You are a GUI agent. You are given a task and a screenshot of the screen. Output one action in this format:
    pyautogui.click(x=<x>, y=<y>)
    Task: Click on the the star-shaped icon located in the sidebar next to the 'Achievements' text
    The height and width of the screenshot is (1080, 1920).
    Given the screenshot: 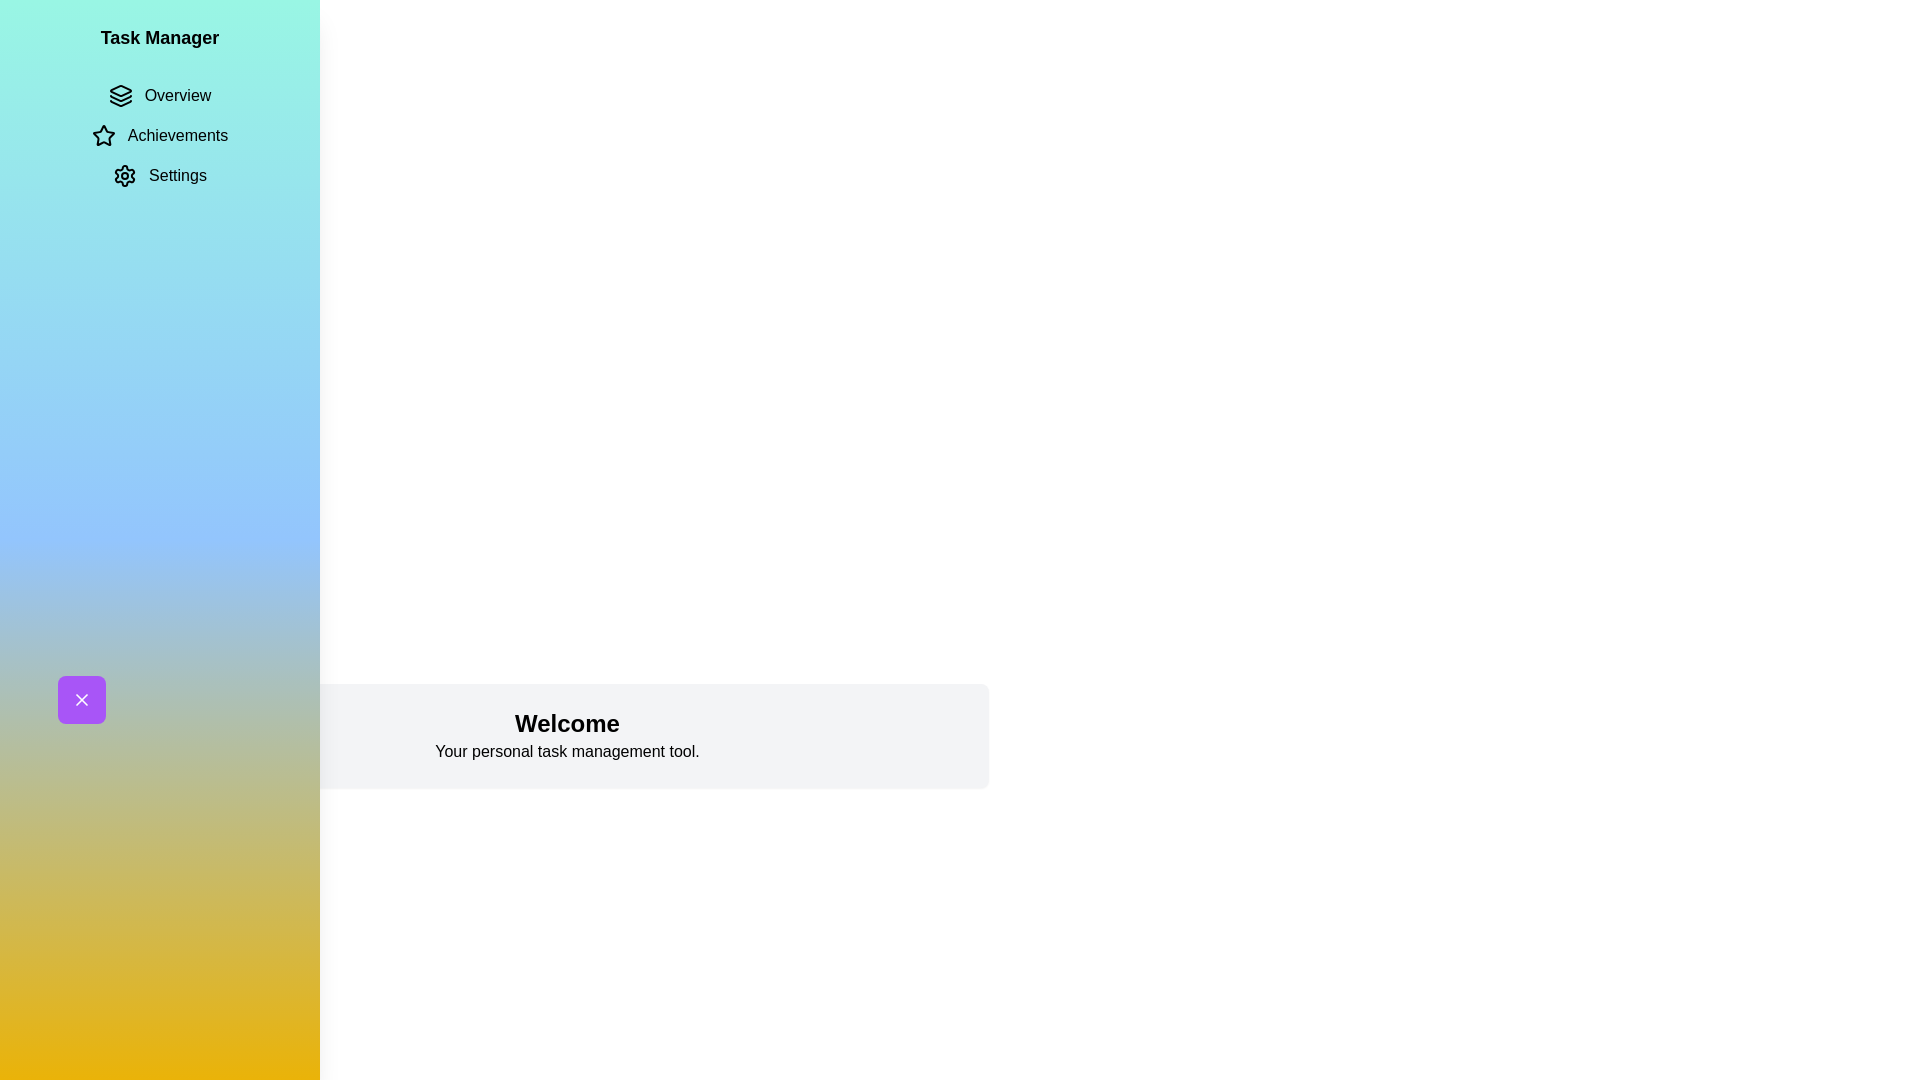 What is the action you would take?
    pyautogui.click(x=102, y=135)
    